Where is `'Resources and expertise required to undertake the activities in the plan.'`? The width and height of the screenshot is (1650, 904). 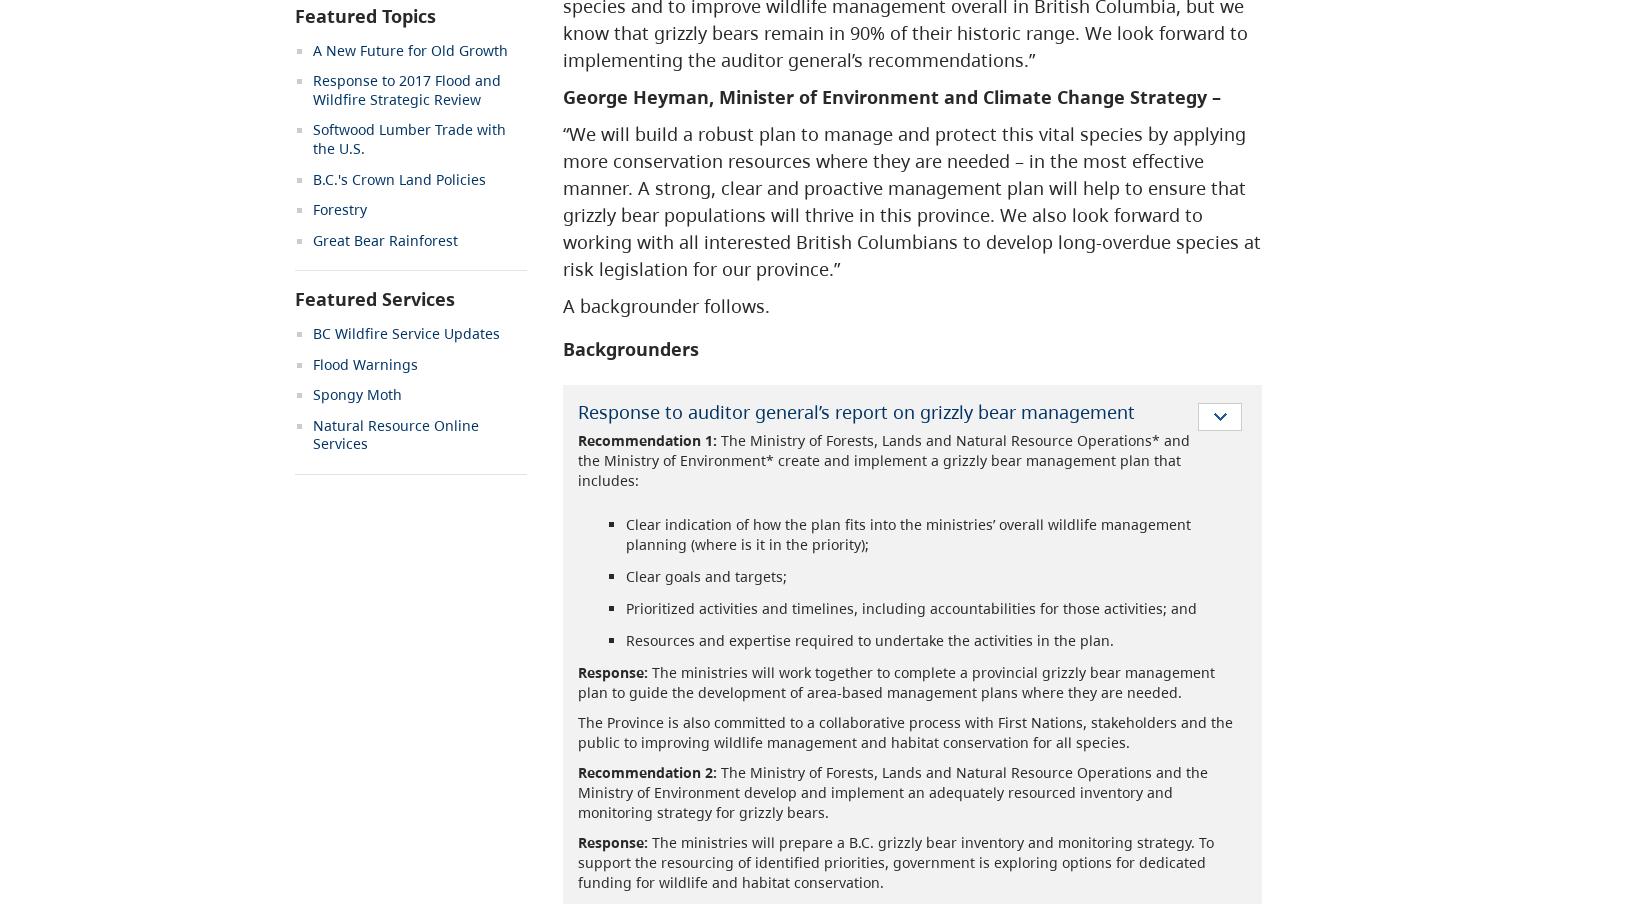 'Resources and expertise required to undertake the activities in the plan.' is located at coordinates (869, 639).